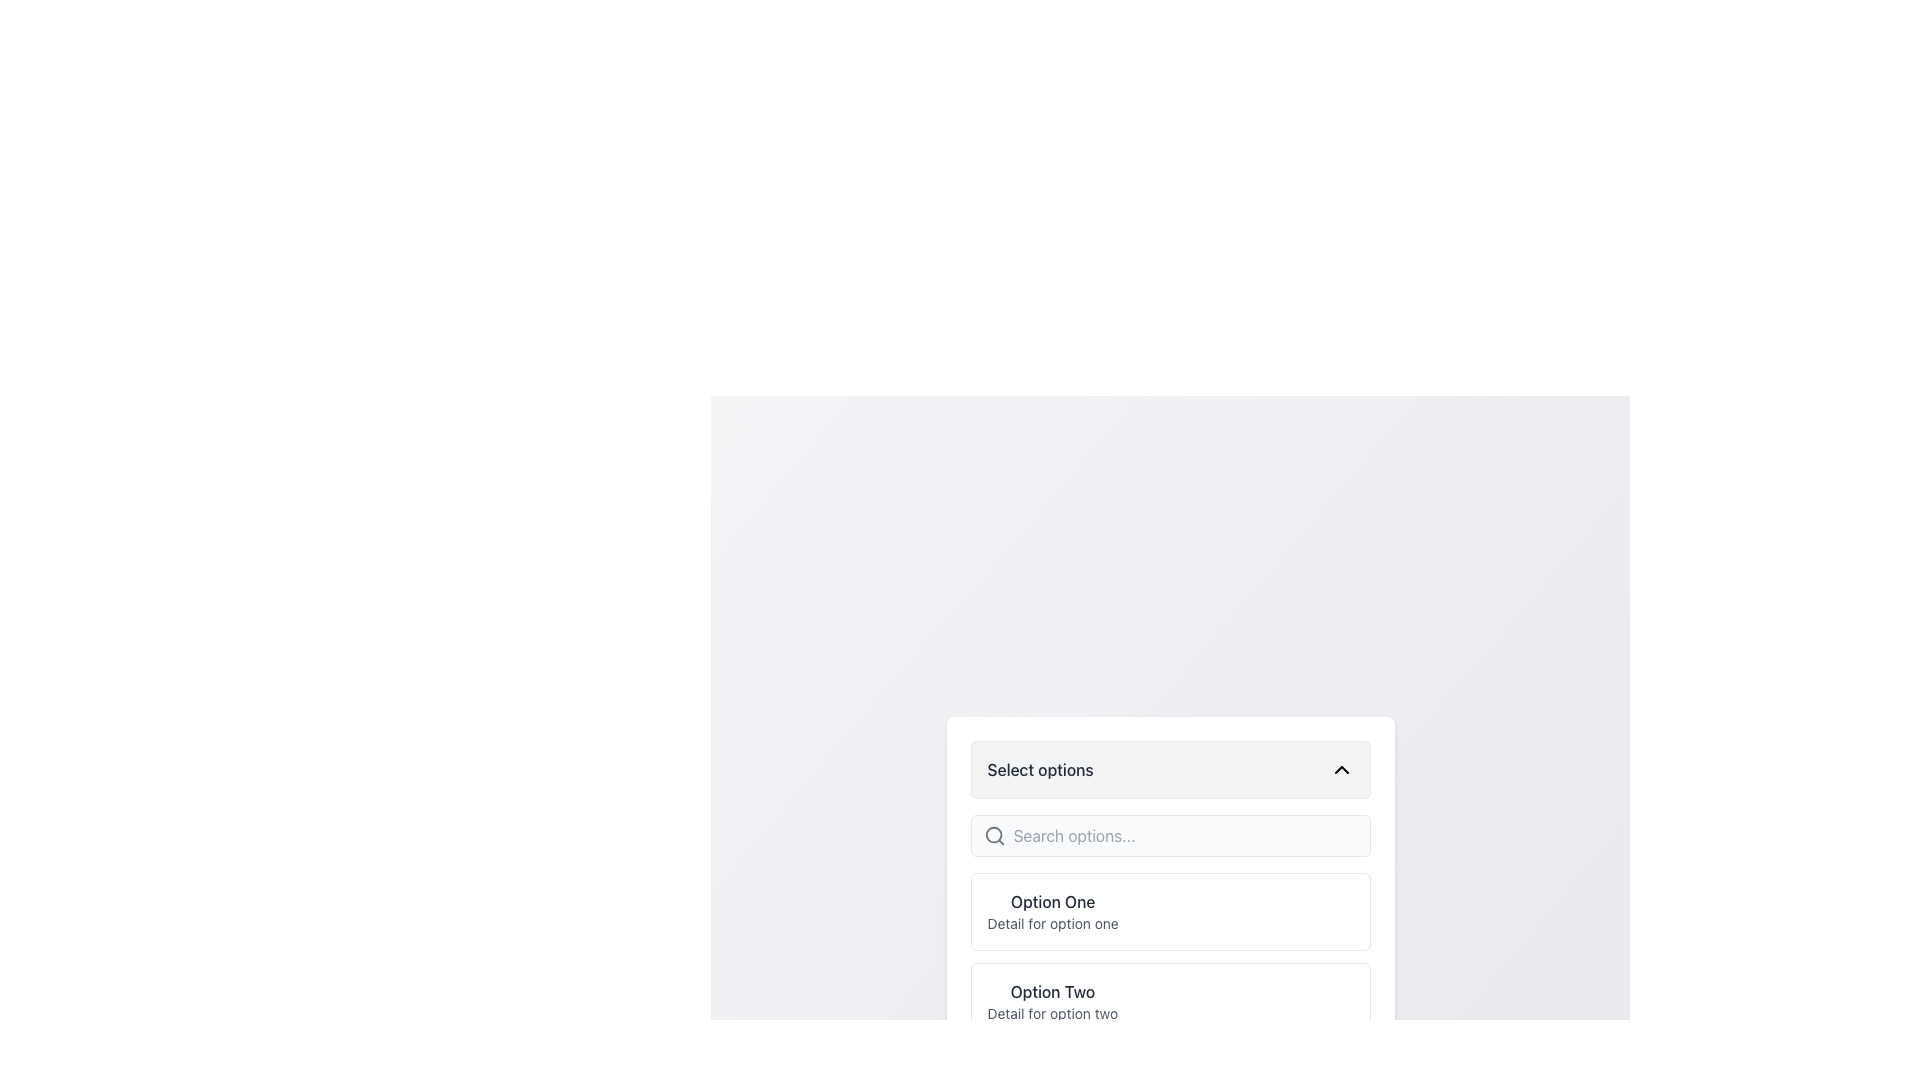  I want to click on the first selectable list item in the dropdown menu, so click(1170, 911).